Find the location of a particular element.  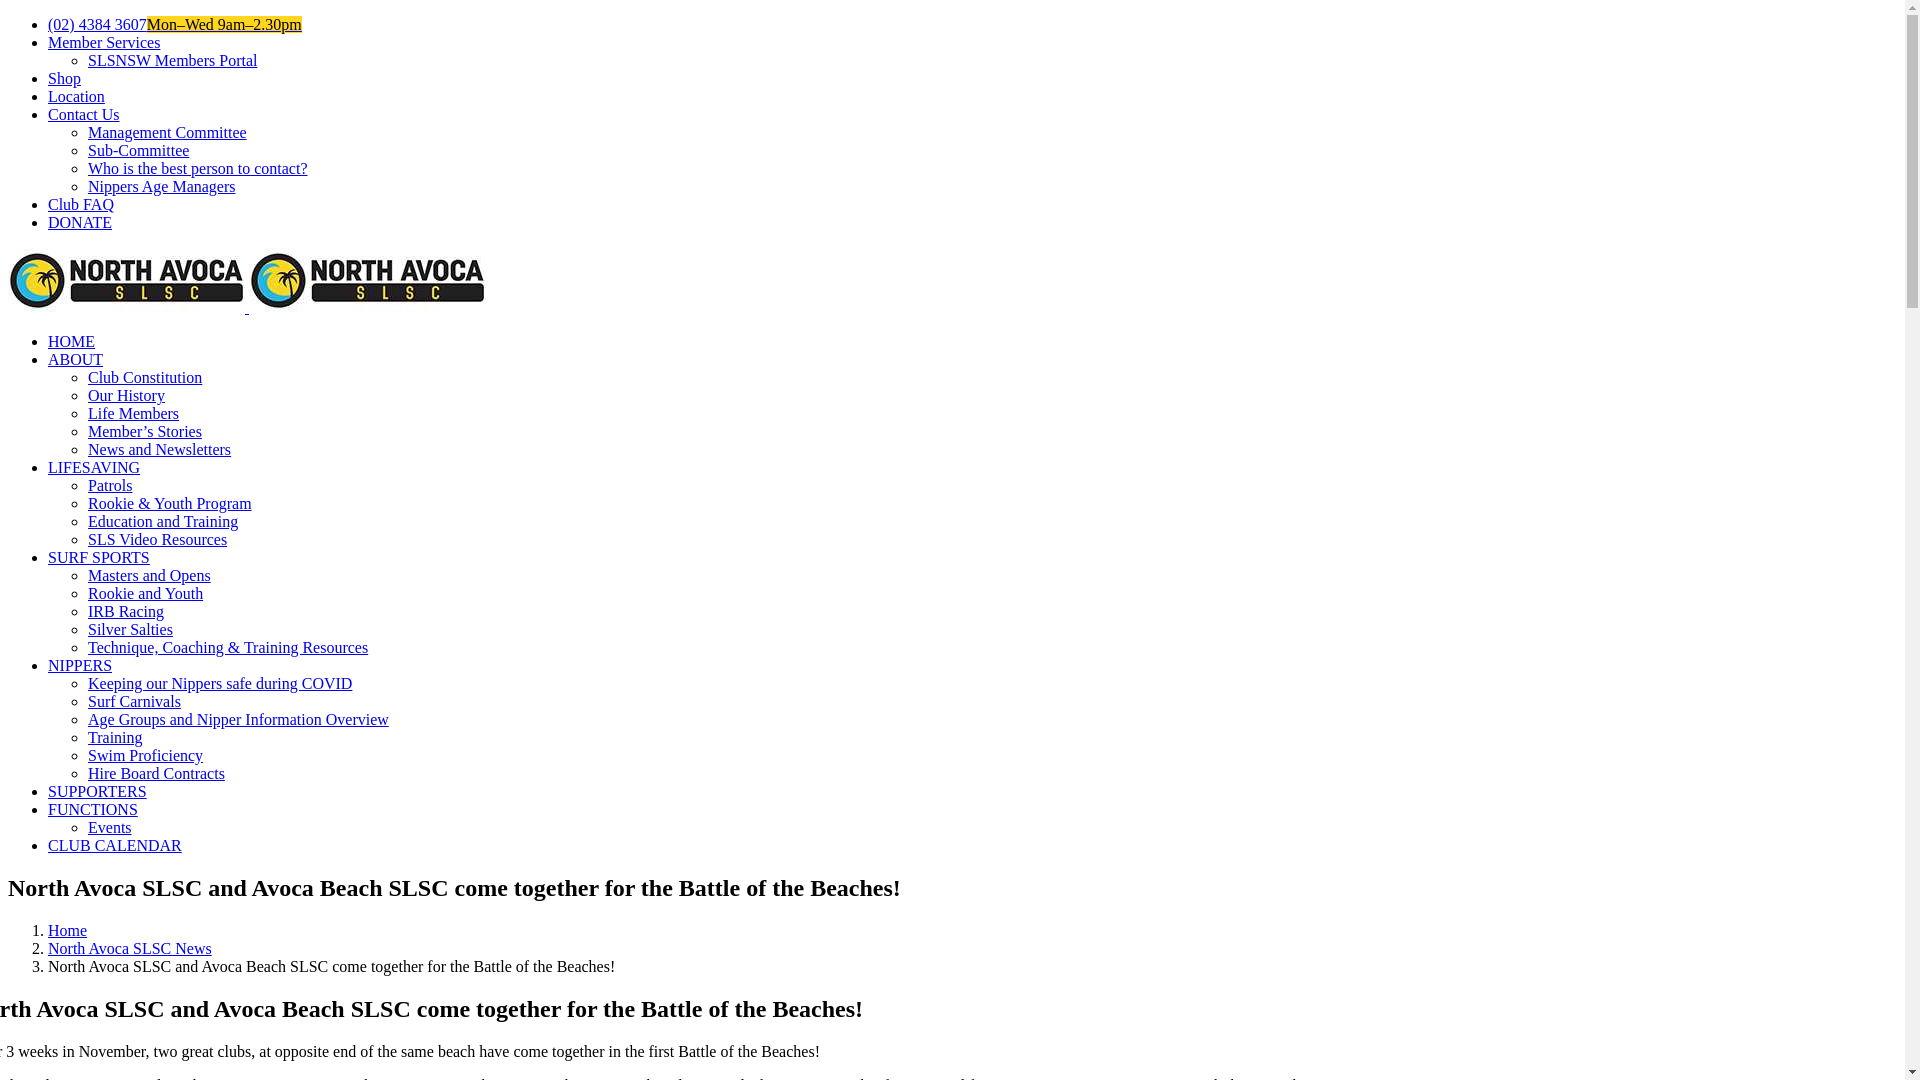

'Education and Training' is located at coordinates (163, 520).